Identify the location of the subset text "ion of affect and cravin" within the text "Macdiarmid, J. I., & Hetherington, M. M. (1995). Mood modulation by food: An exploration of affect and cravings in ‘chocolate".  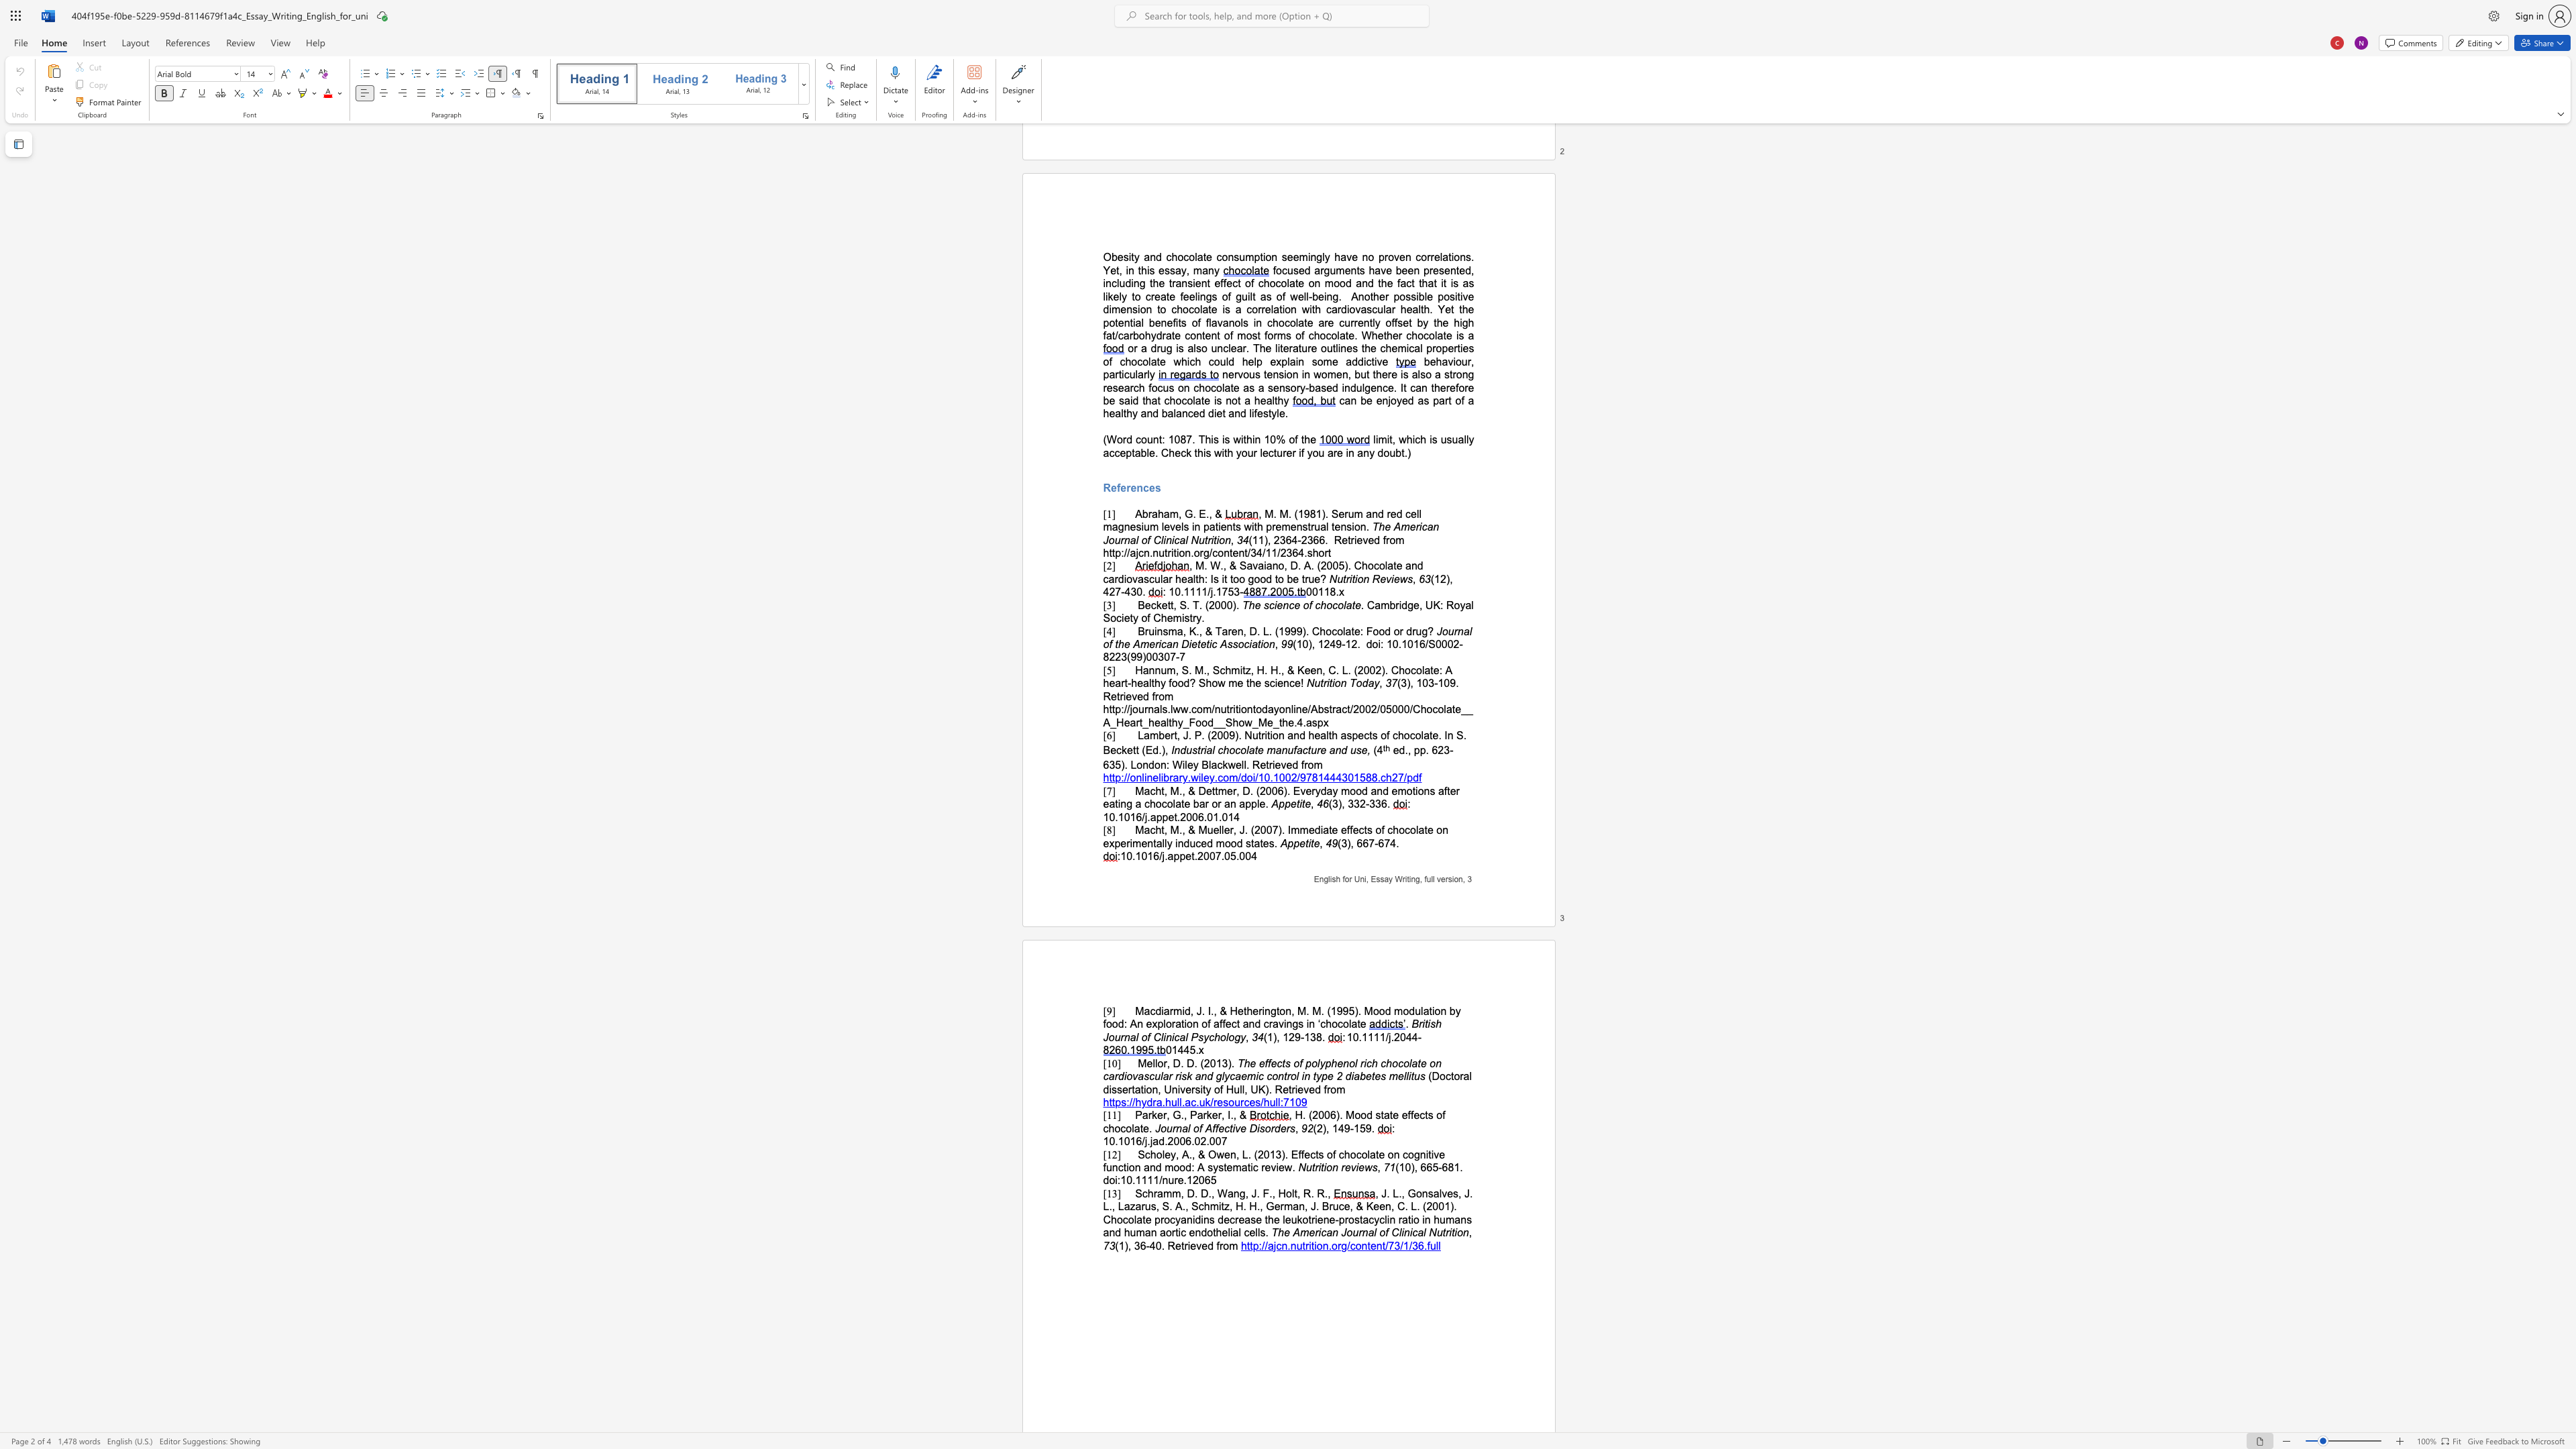
(1184, 1023).